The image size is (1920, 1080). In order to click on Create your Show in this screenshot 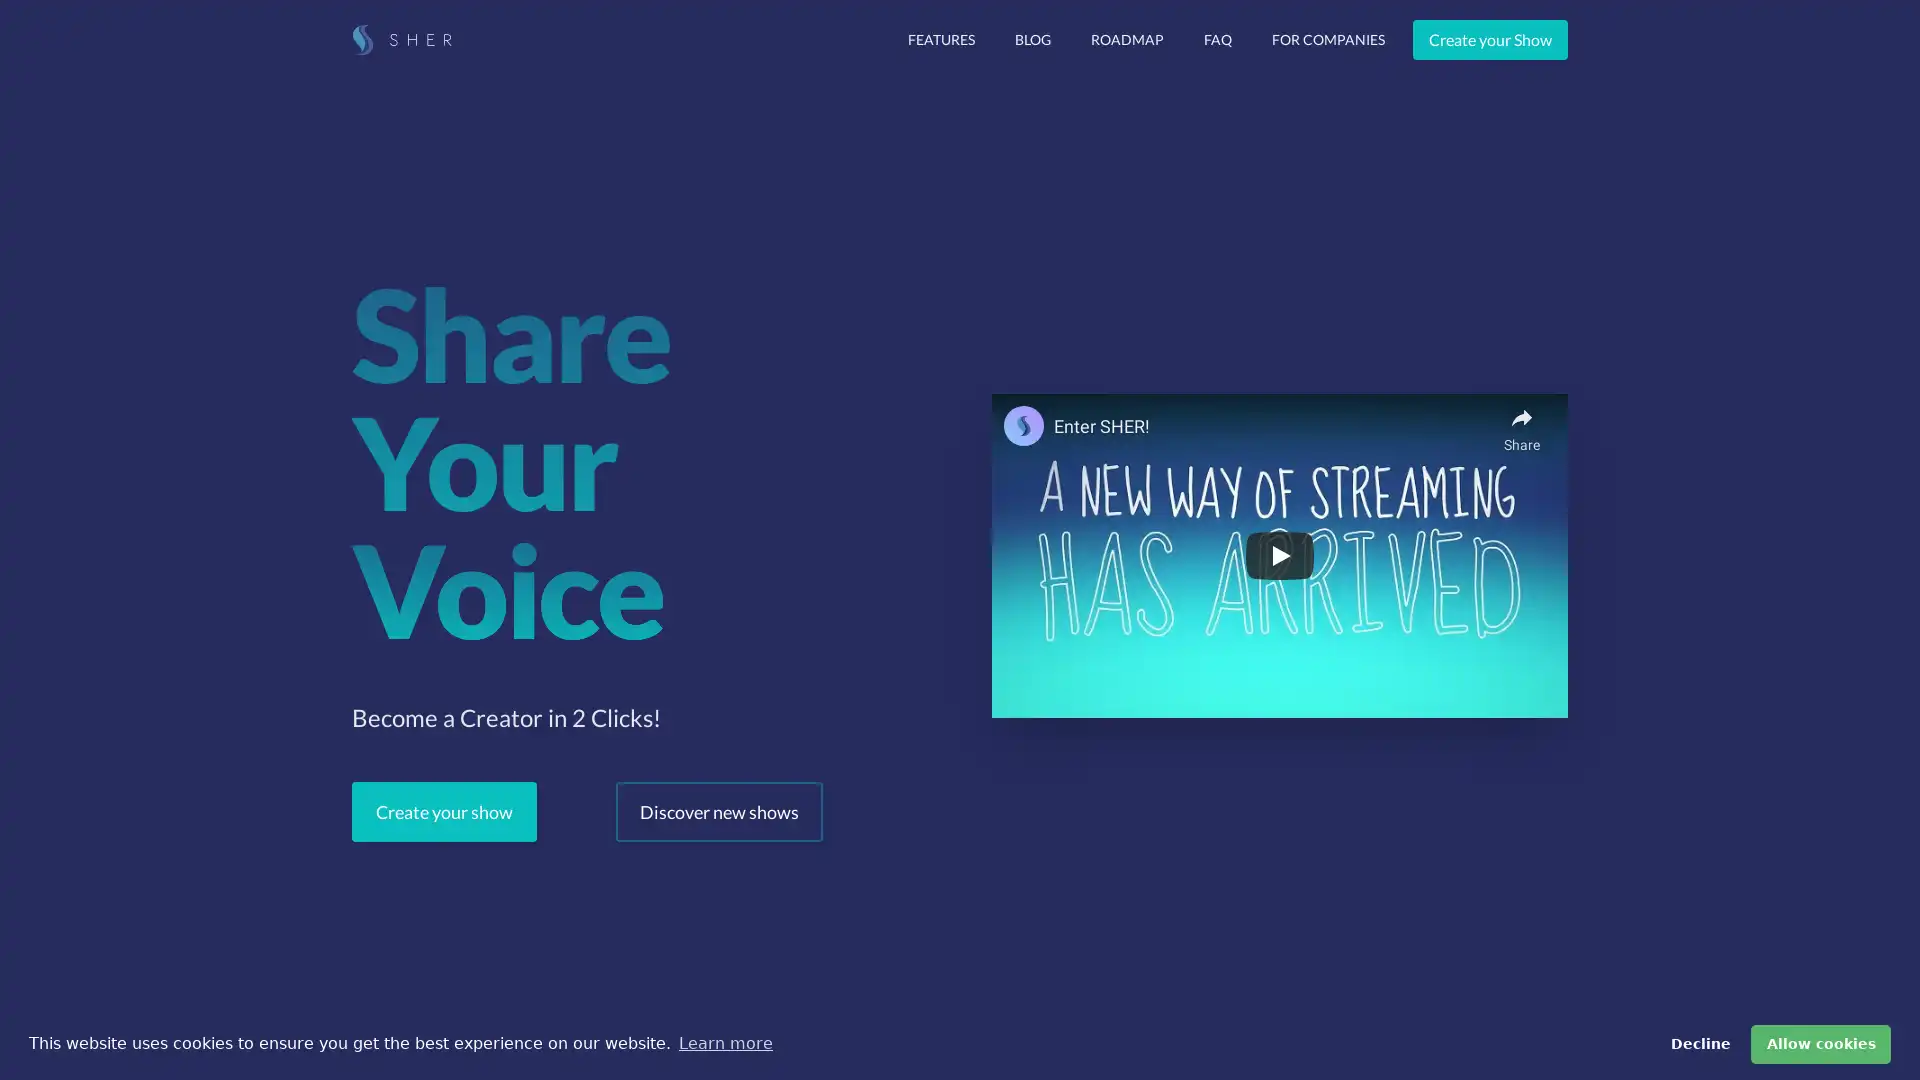, I will do `click(1490, 39)`.